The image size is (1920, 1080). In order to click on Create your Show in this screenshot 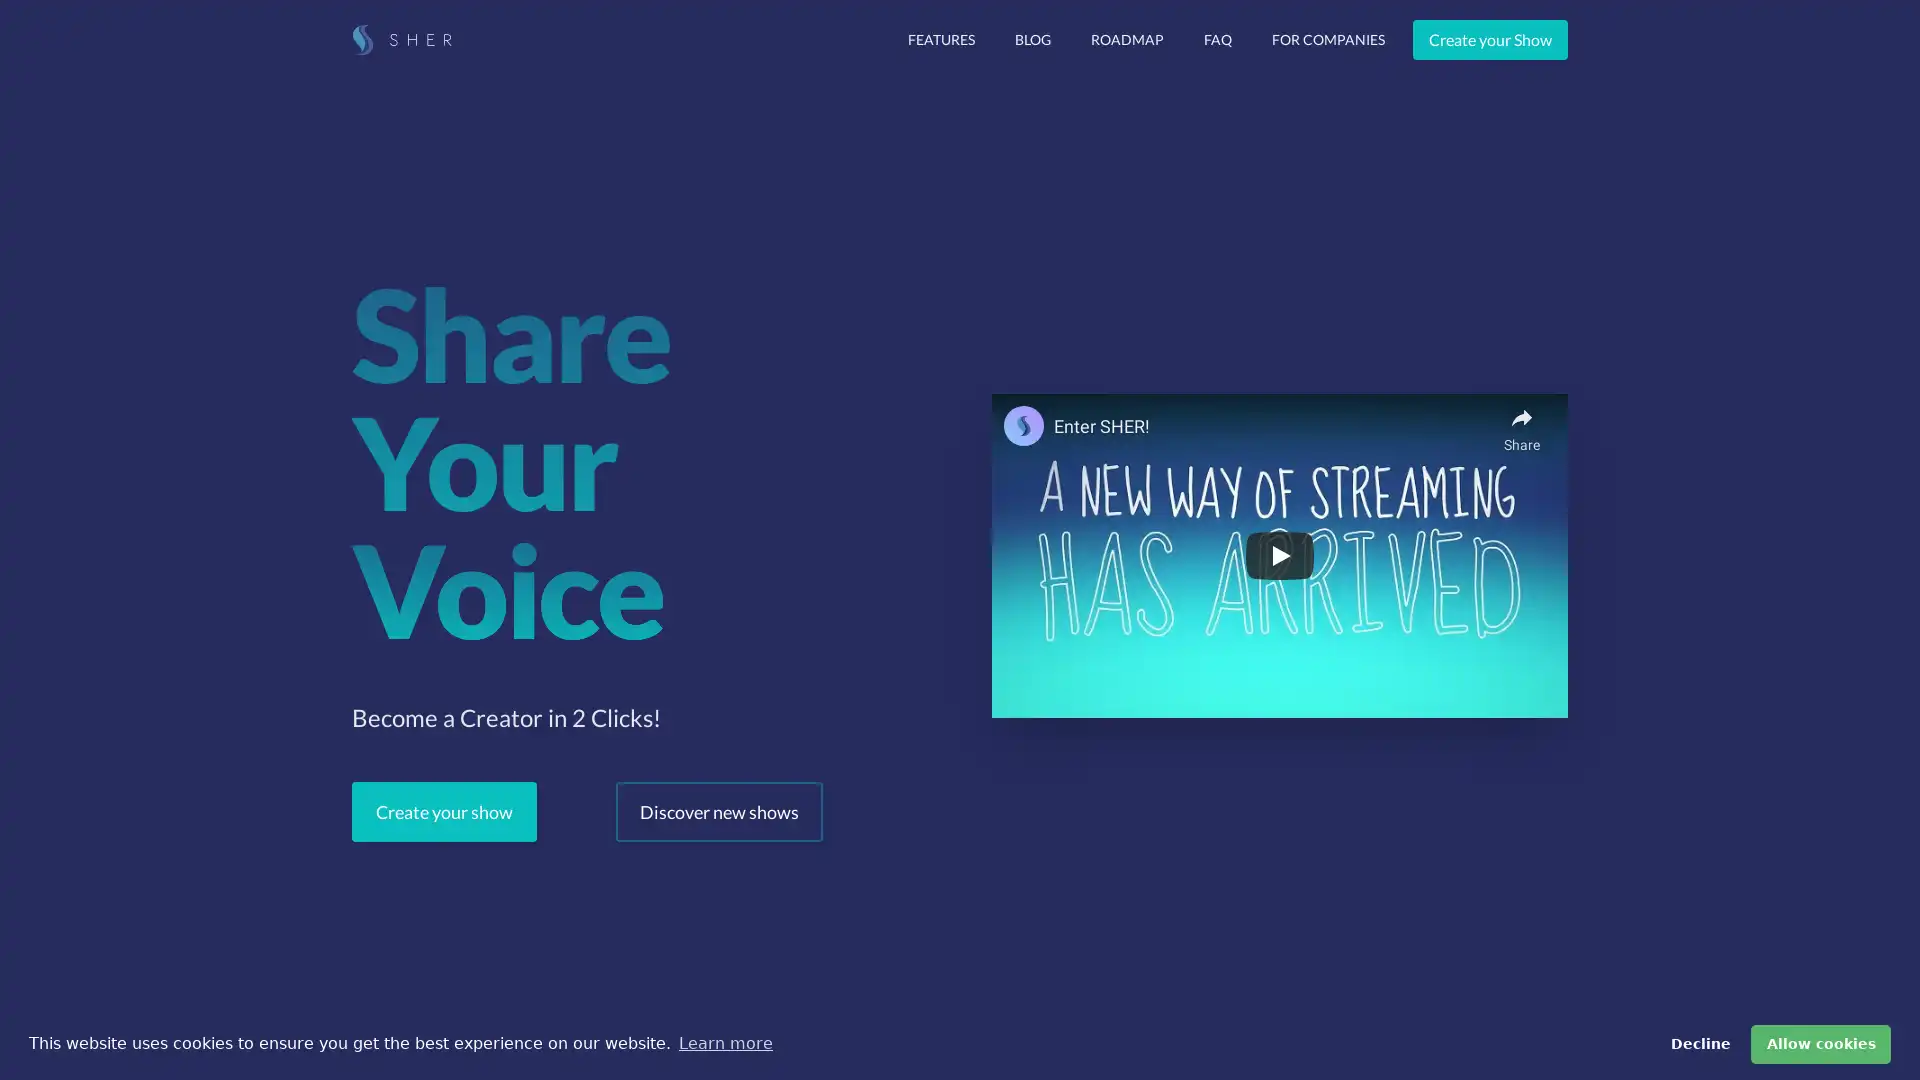, I will do `click(1490, 39)`.